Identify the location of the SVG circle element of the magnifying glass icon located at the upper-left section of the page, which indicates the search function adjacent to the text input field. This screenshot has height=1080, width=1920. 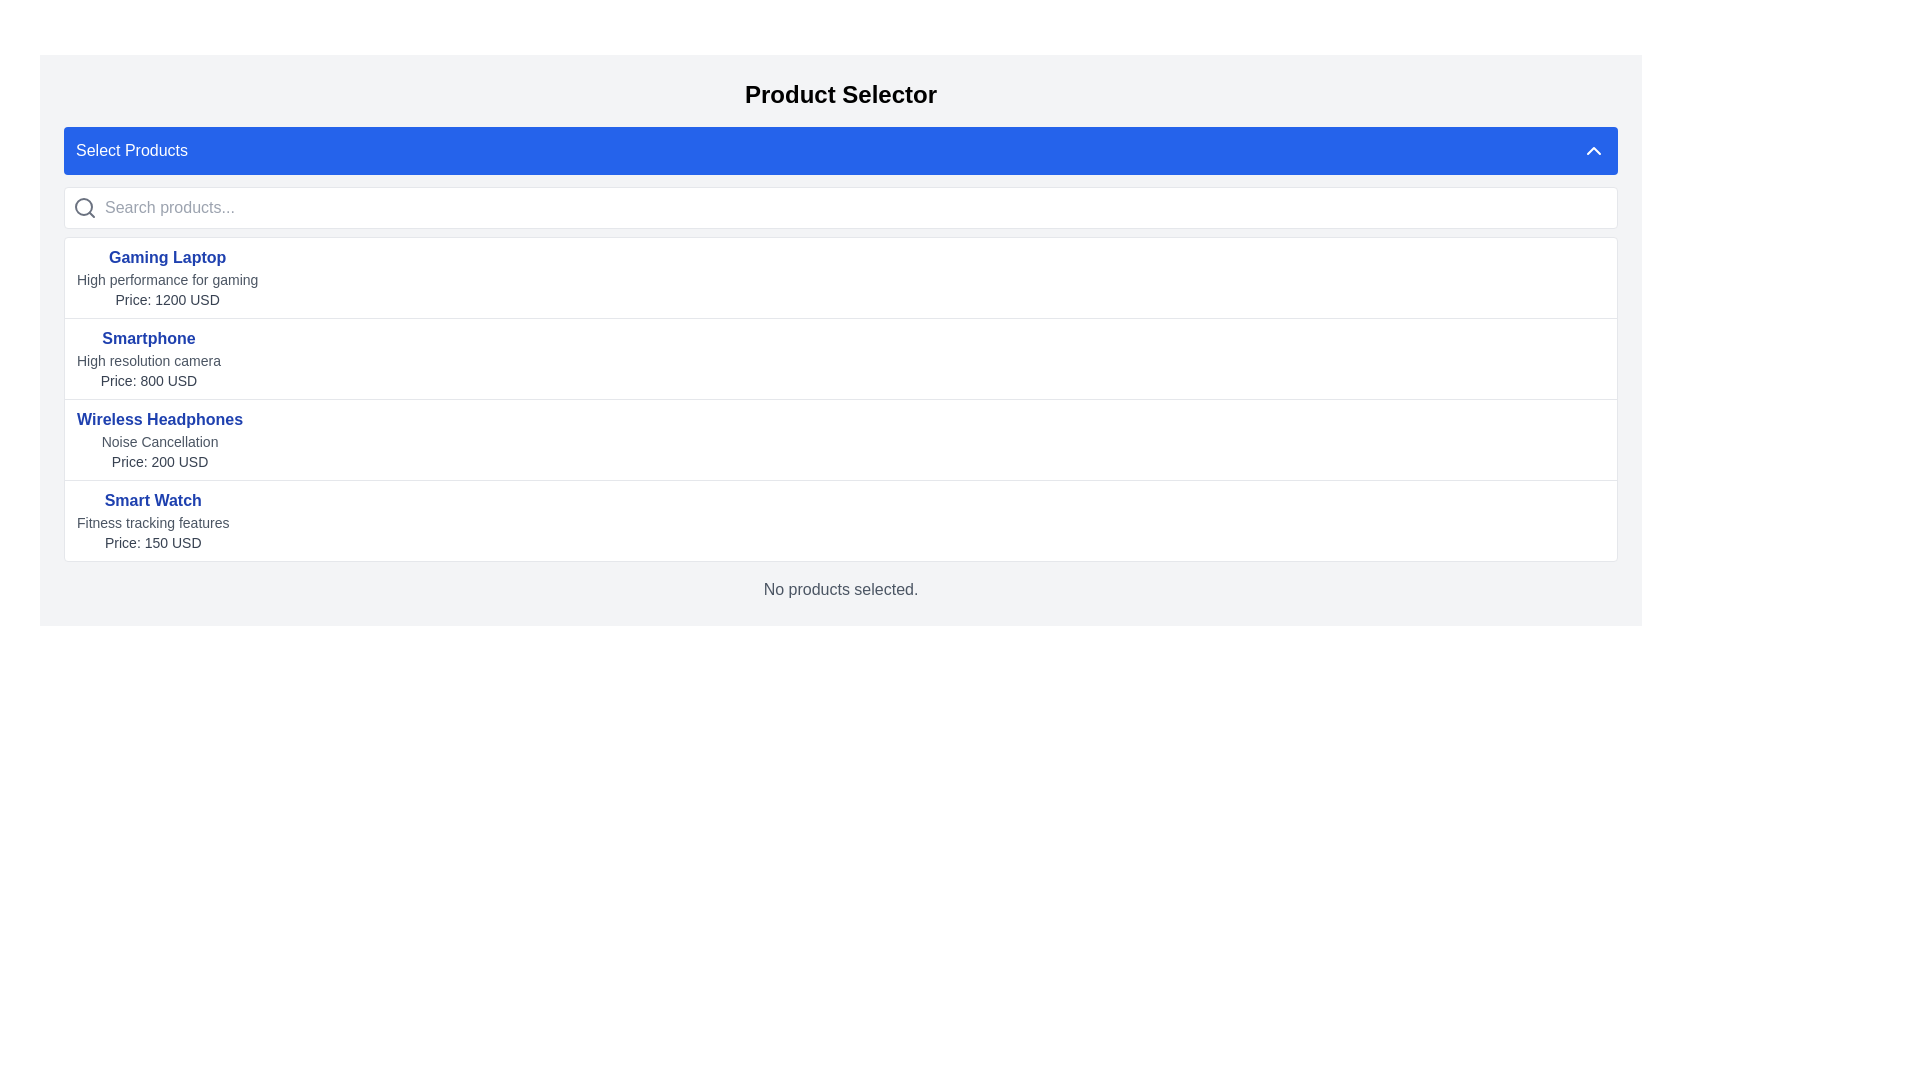
(82, 207).